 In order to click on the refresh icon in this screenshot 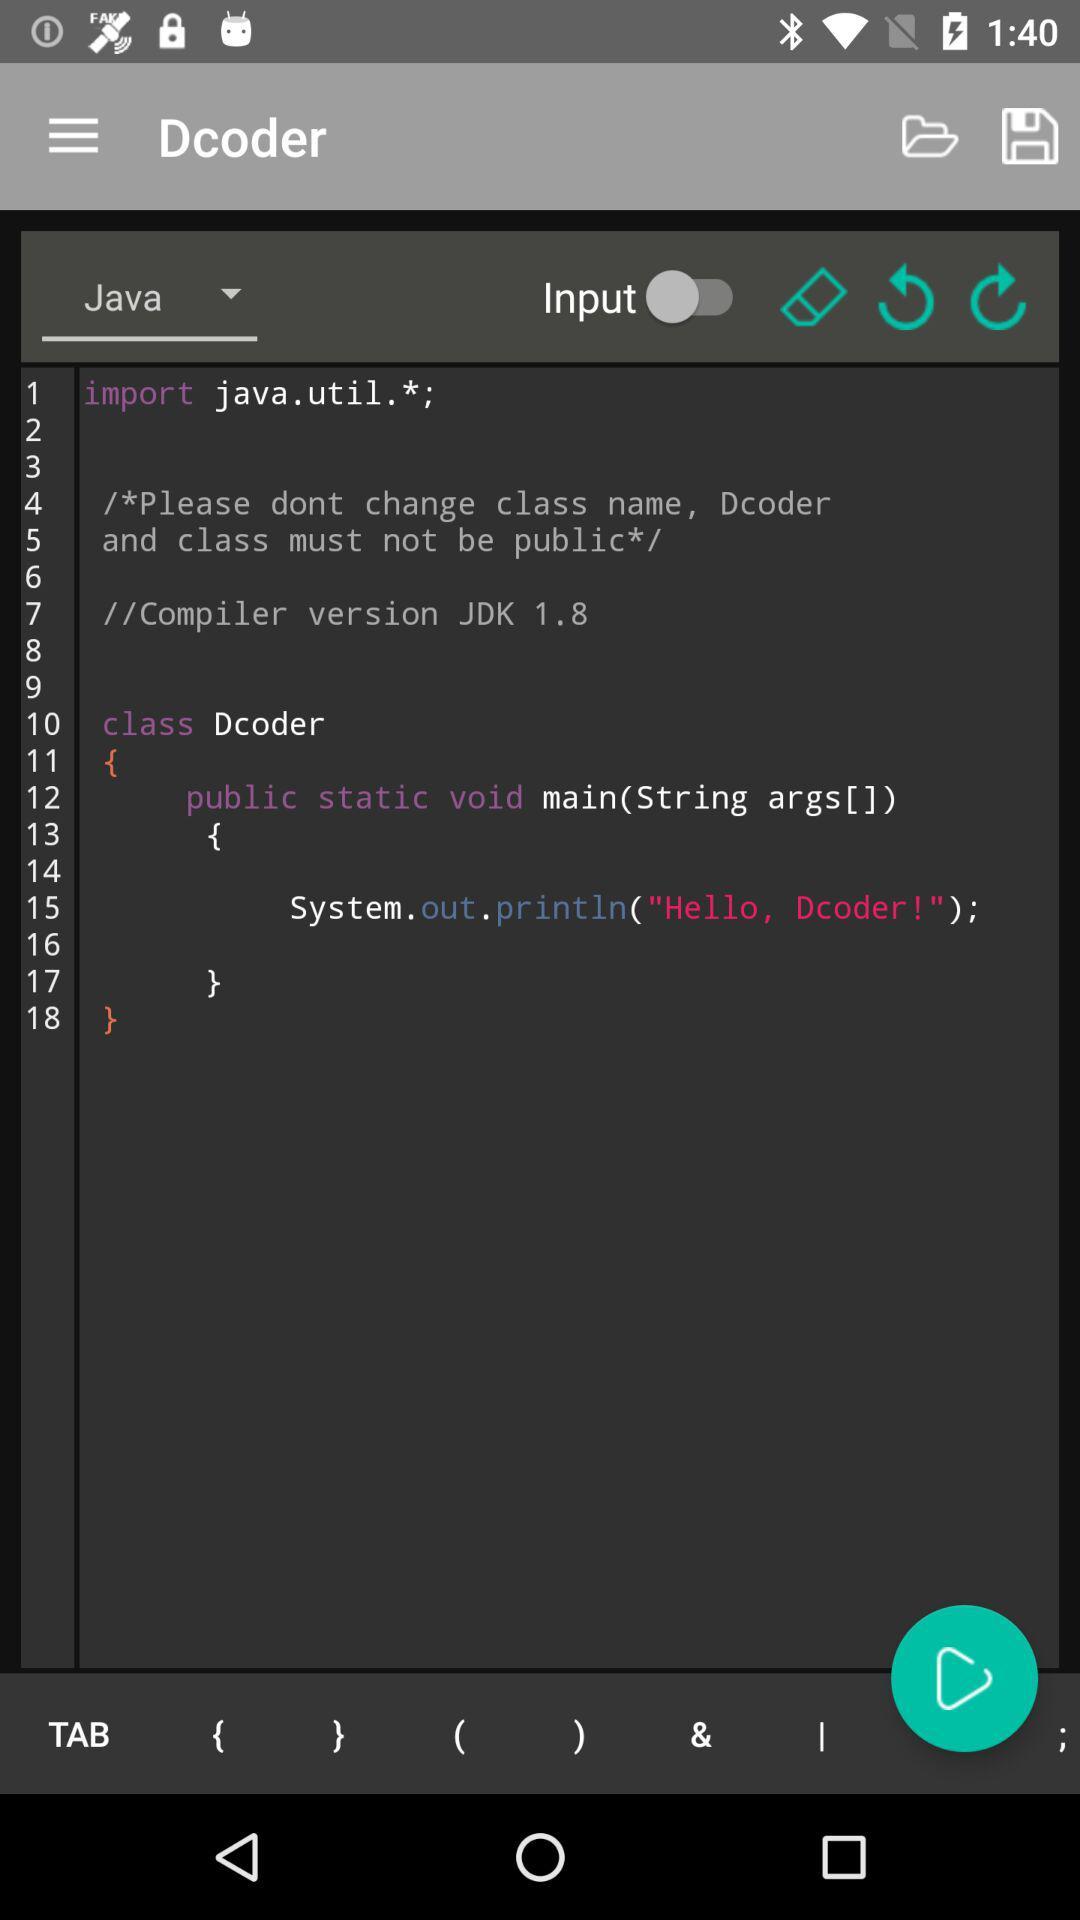, I will do `click(998, 295)`.